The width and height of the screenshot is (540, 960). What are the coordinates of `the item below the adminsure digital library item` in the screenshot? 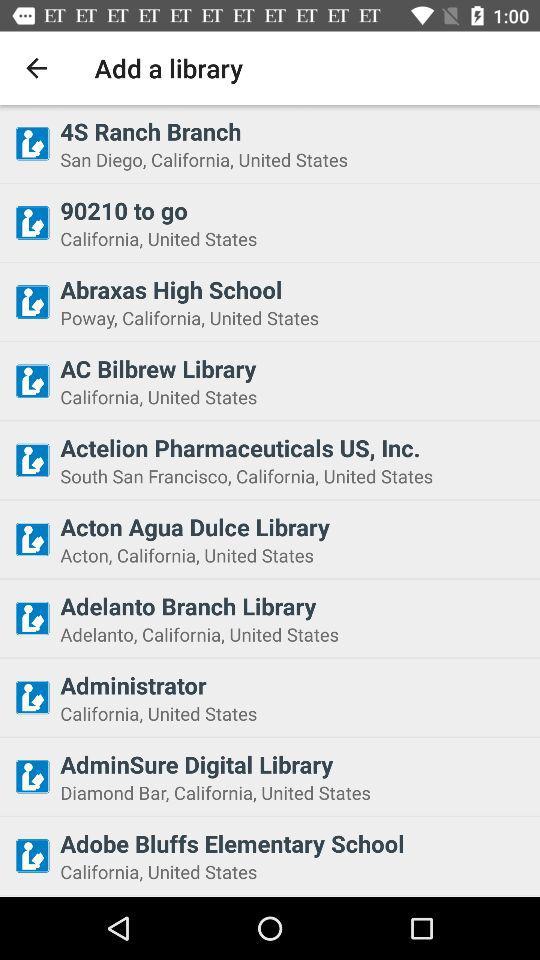 It's located at (293, 792).